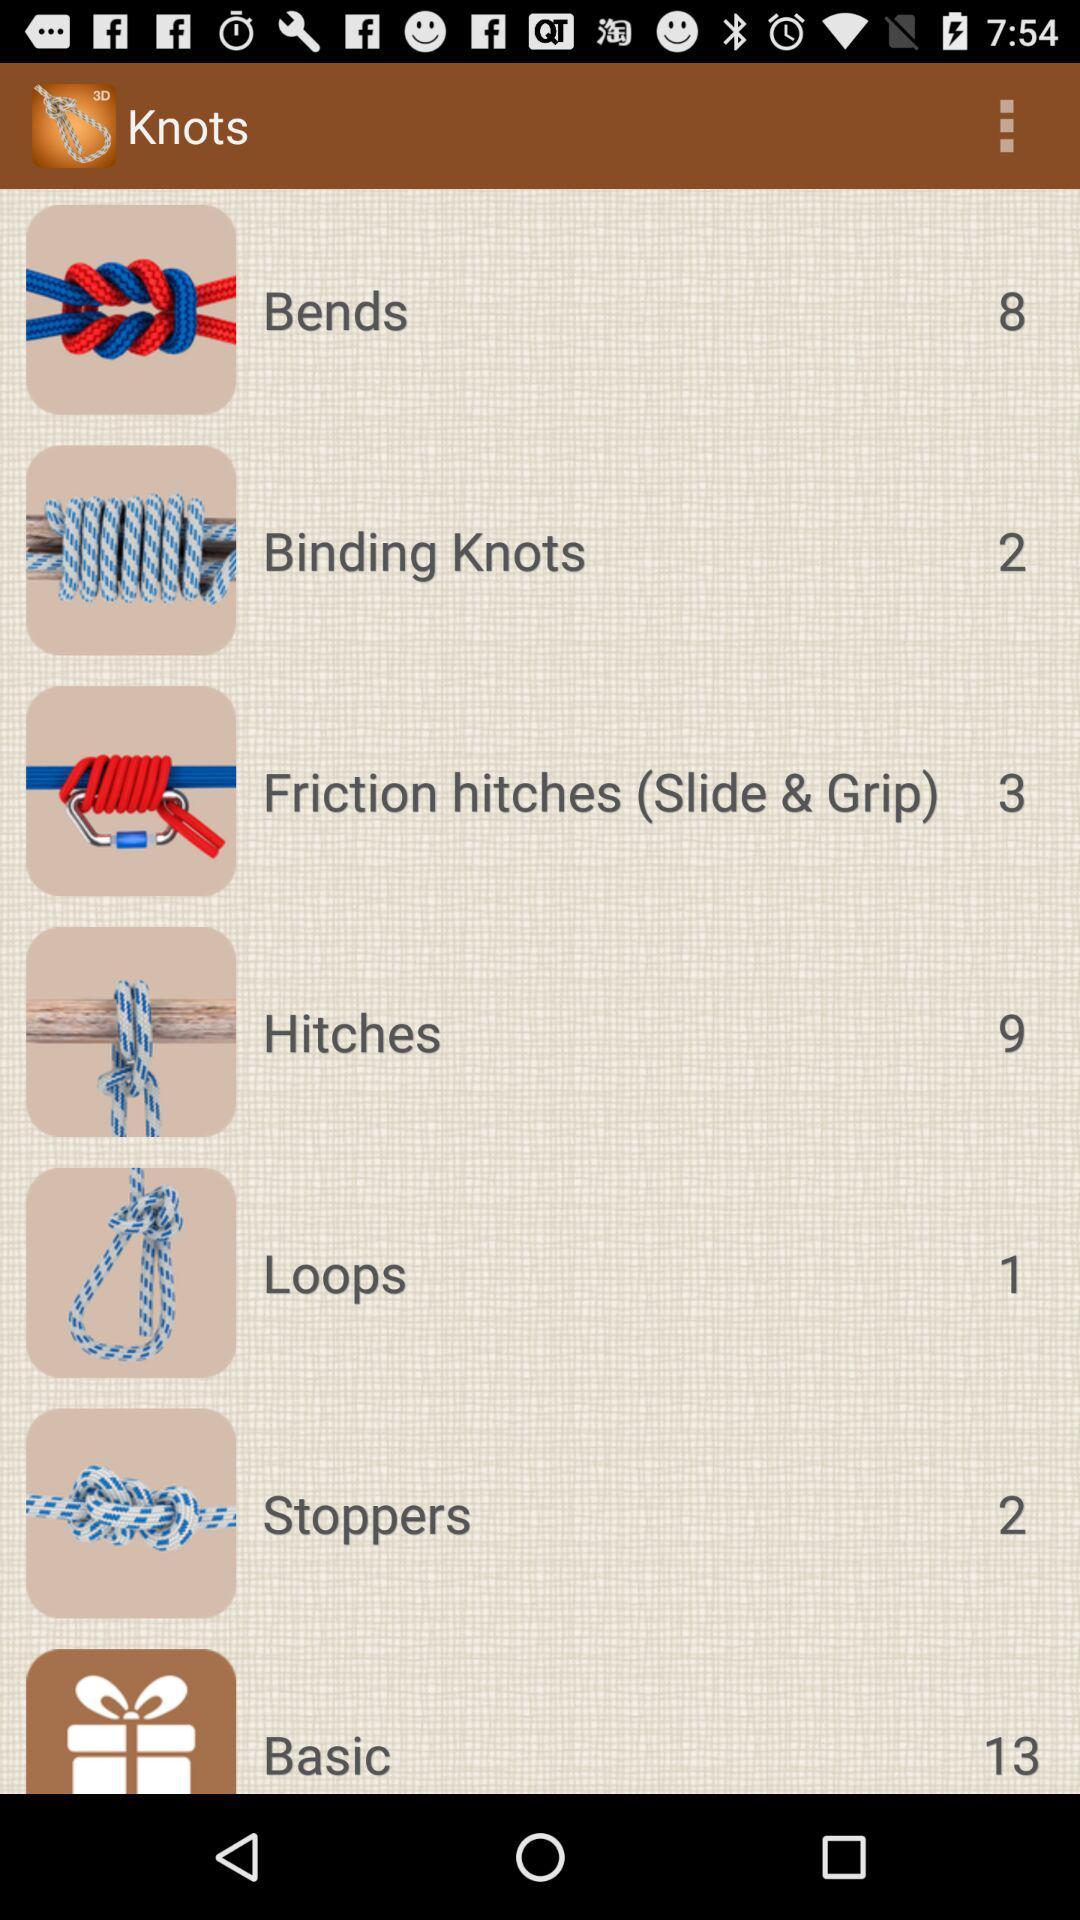 This screenshot has height=1920, width=1080. Describe the element at coordinates (1011, 1032) in the screenshot. I see `9` at that location.